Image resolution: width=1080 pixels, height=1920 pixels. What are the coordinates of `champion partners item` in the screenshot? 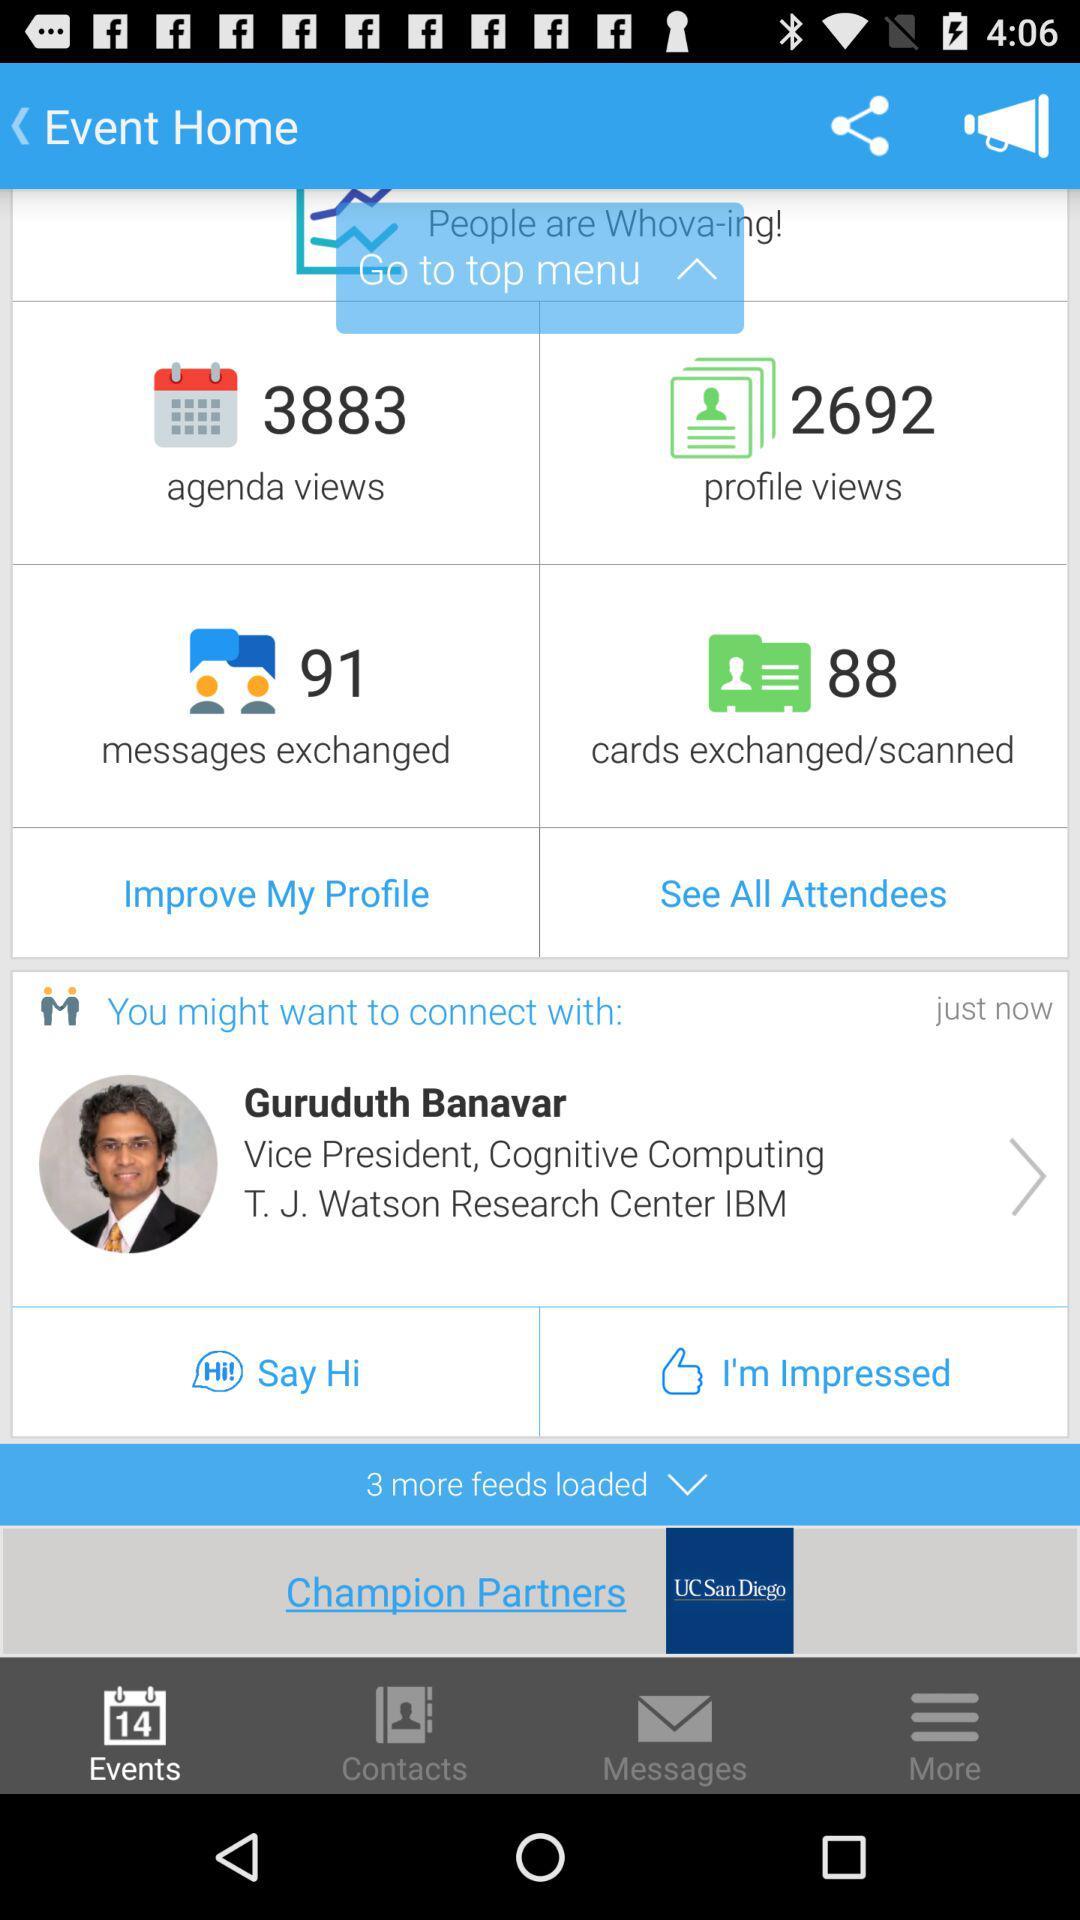 It's located at (475, 1590).